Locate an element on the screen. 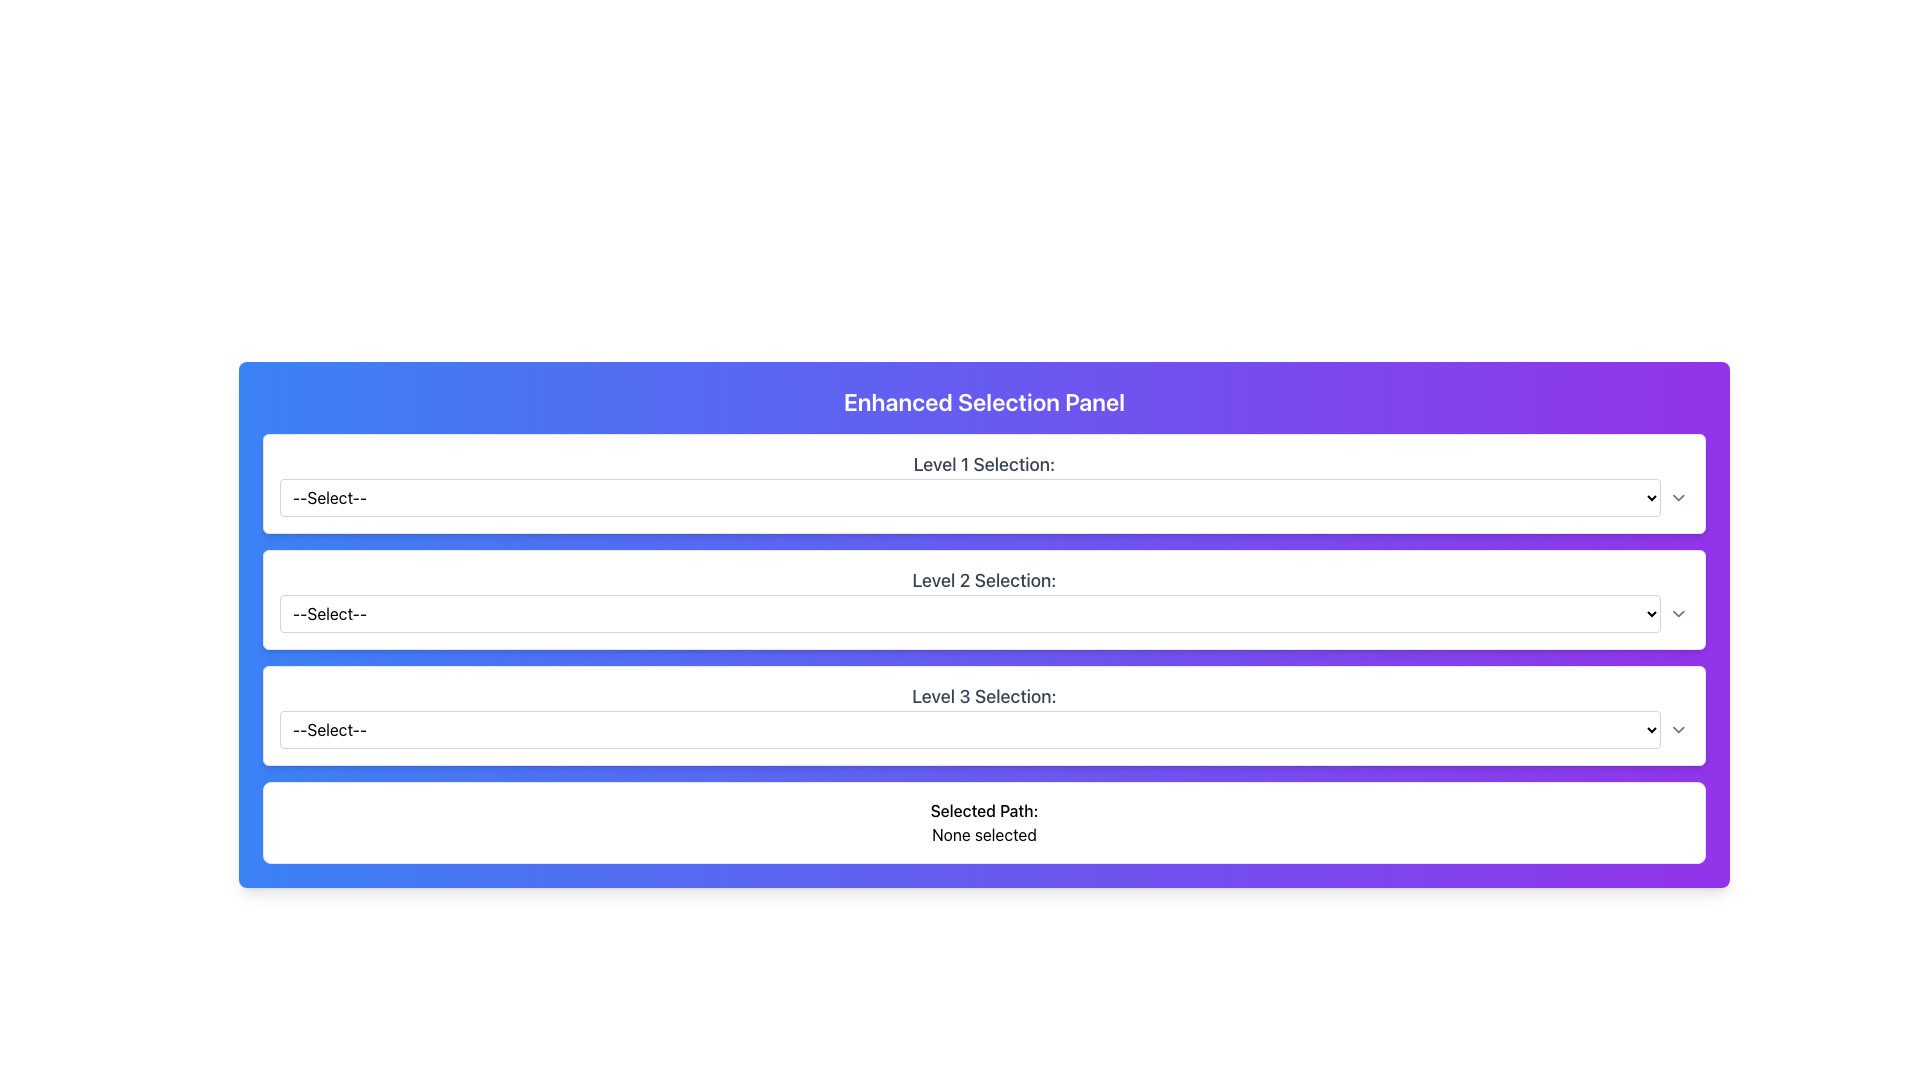 This screenshot has height=1080, width=1920. the dropdown menu labeled '--Select--Electronics' is located at coordinates (984, 612).